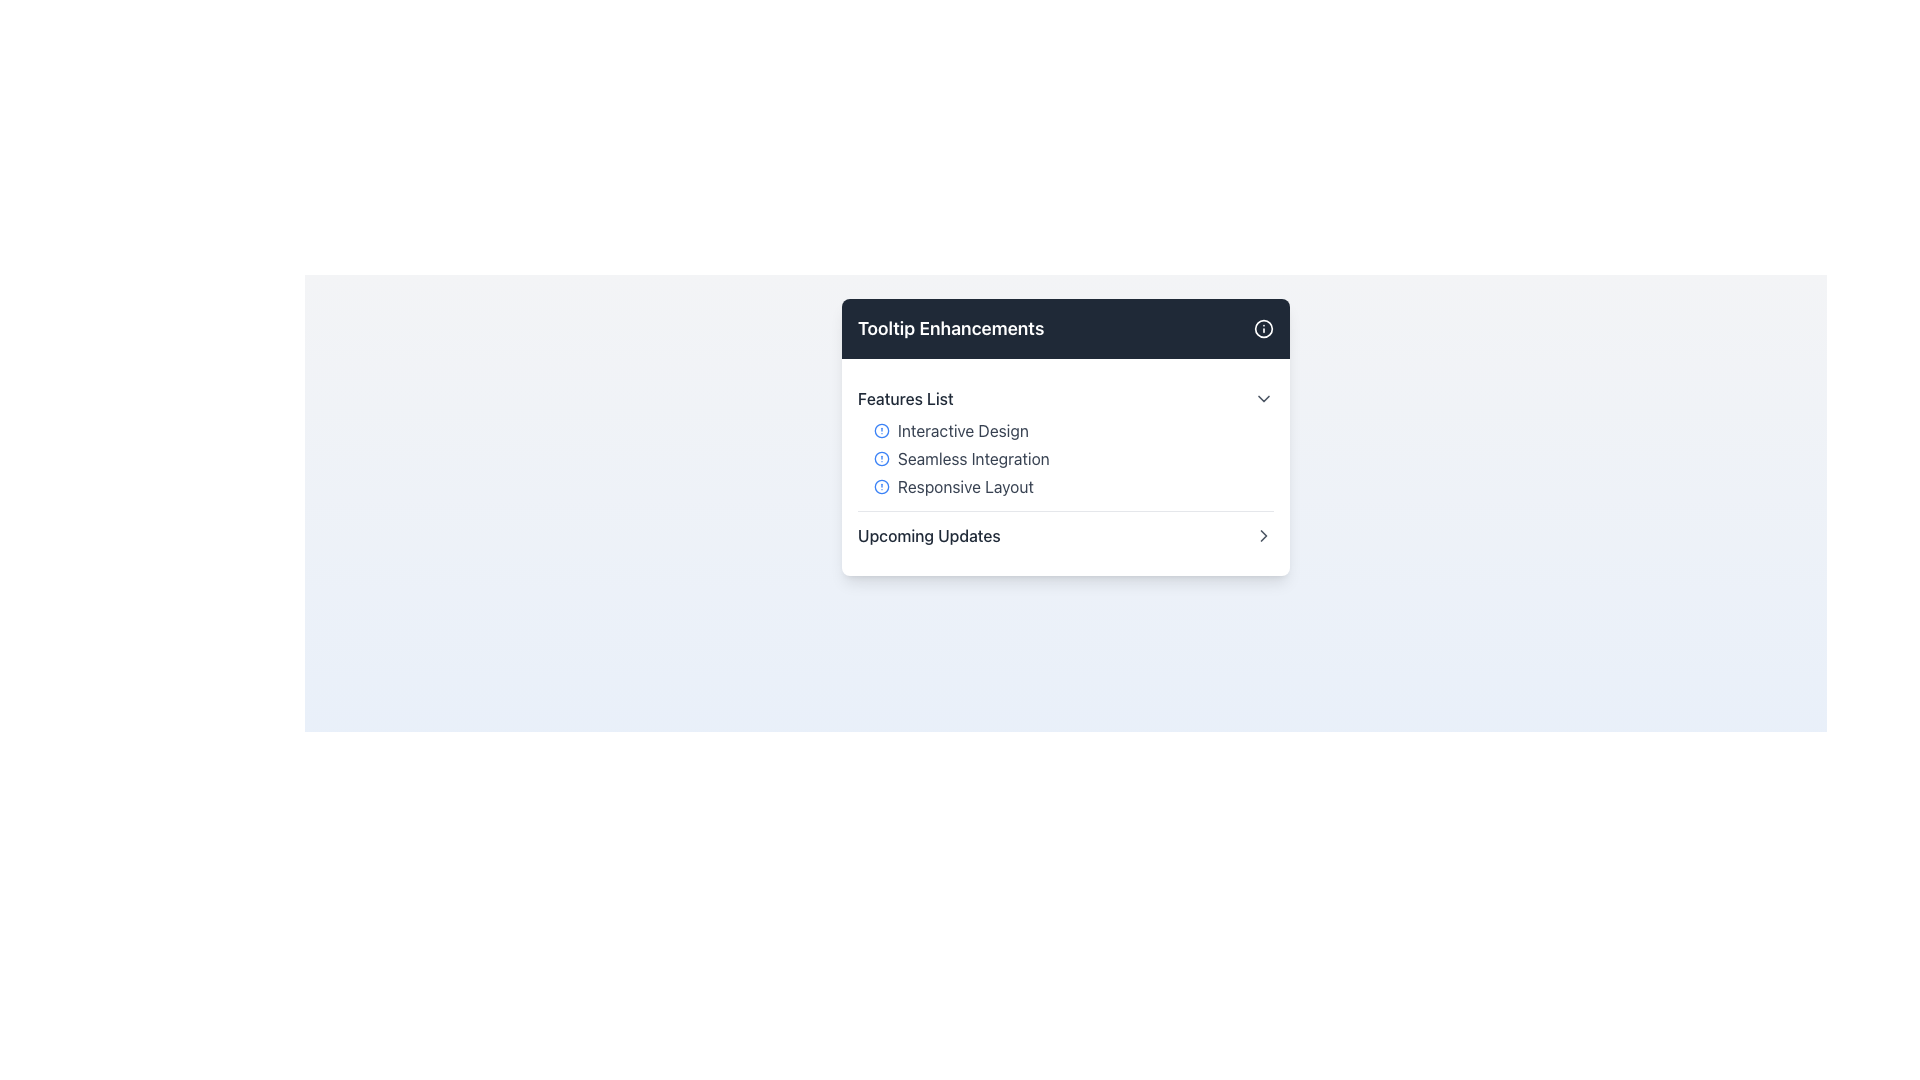  I want to click on Circle (vector graphic) that serves as a graphical indicator for the 'Seamless Integration' item in the 'Features List' section, so click(881, 459).